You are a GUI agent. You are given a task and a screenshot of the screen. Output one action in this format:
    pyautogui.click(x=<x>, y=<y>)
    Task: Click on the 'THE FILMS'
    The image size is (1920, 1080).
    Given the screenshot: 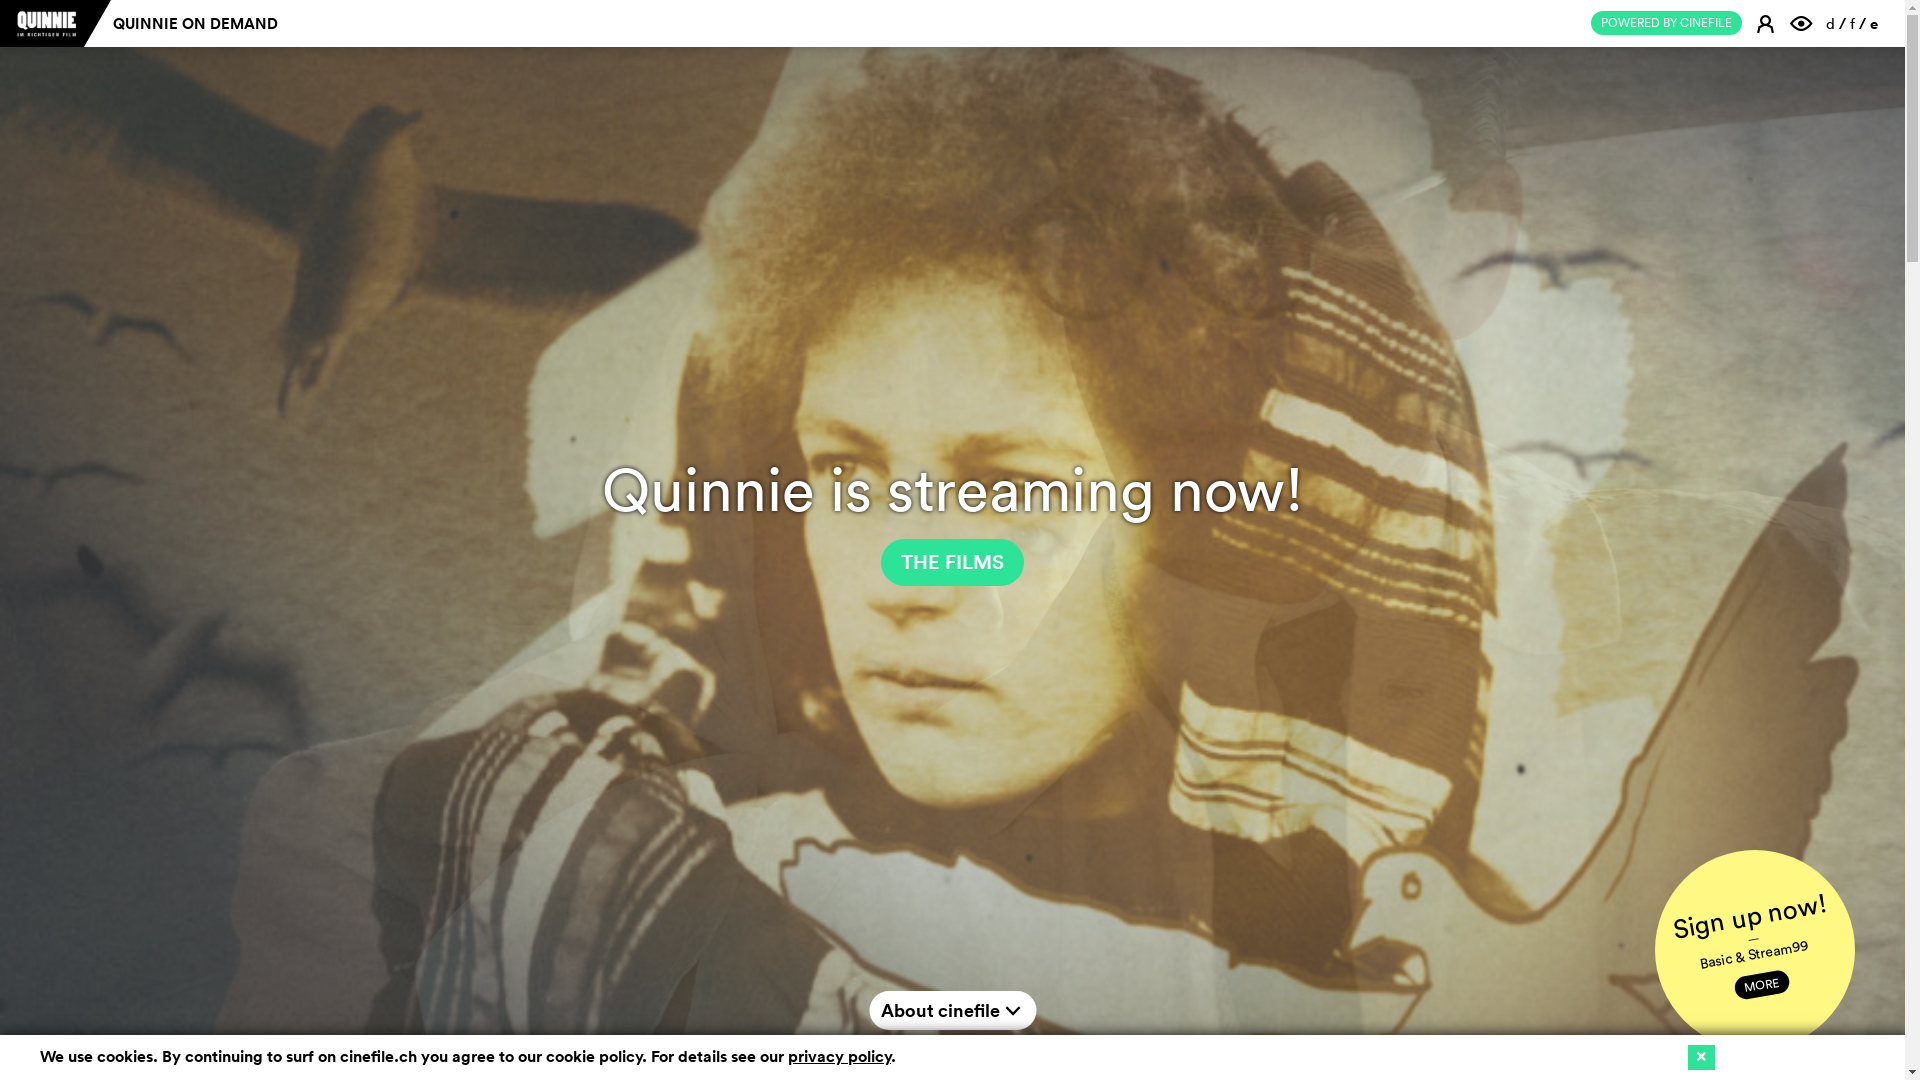 What is the action you would take?
    pyautogui.click(x=951, y=562)
    